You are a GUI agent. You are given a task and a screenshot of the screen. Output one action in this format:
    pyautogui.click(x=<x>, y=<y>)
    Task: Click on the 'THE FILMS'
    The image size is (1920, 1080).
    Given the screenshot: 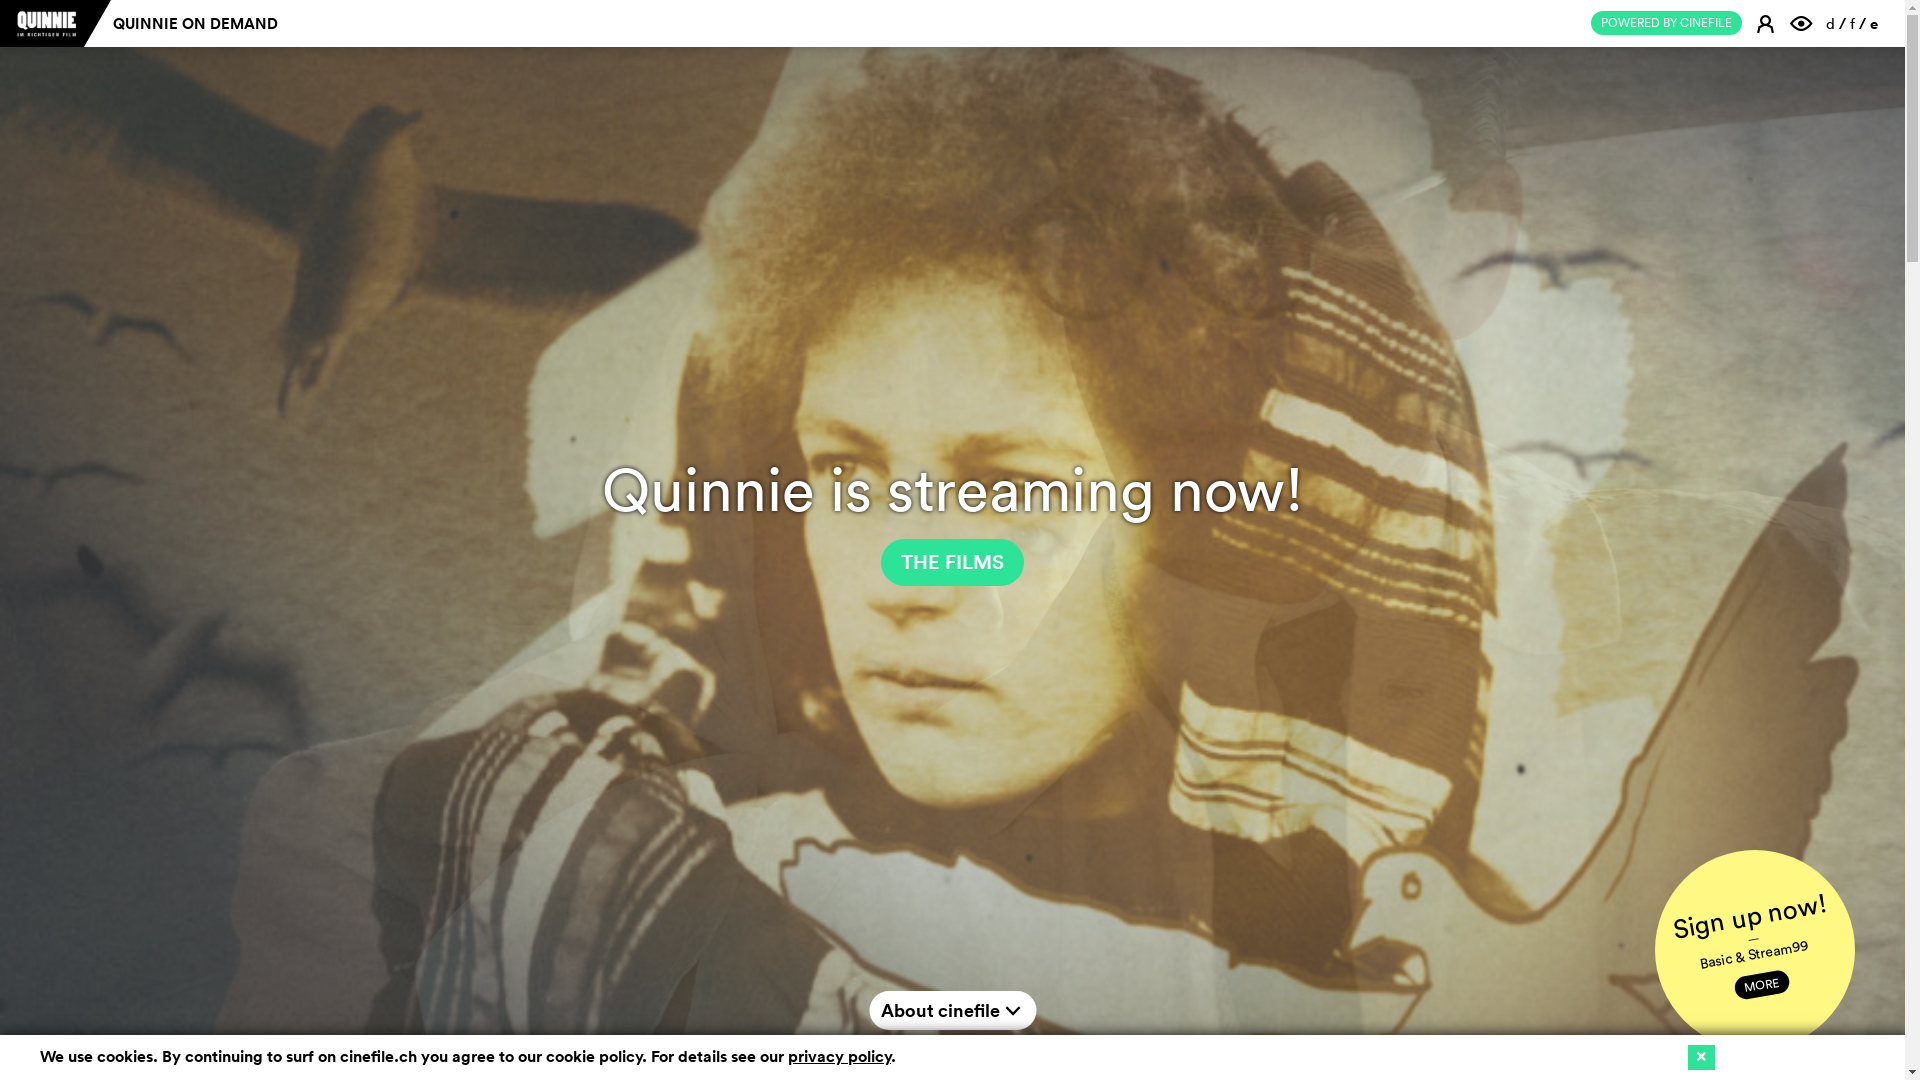 What is the action you would take?
    pyautogui.click(x=951, y=562)
    